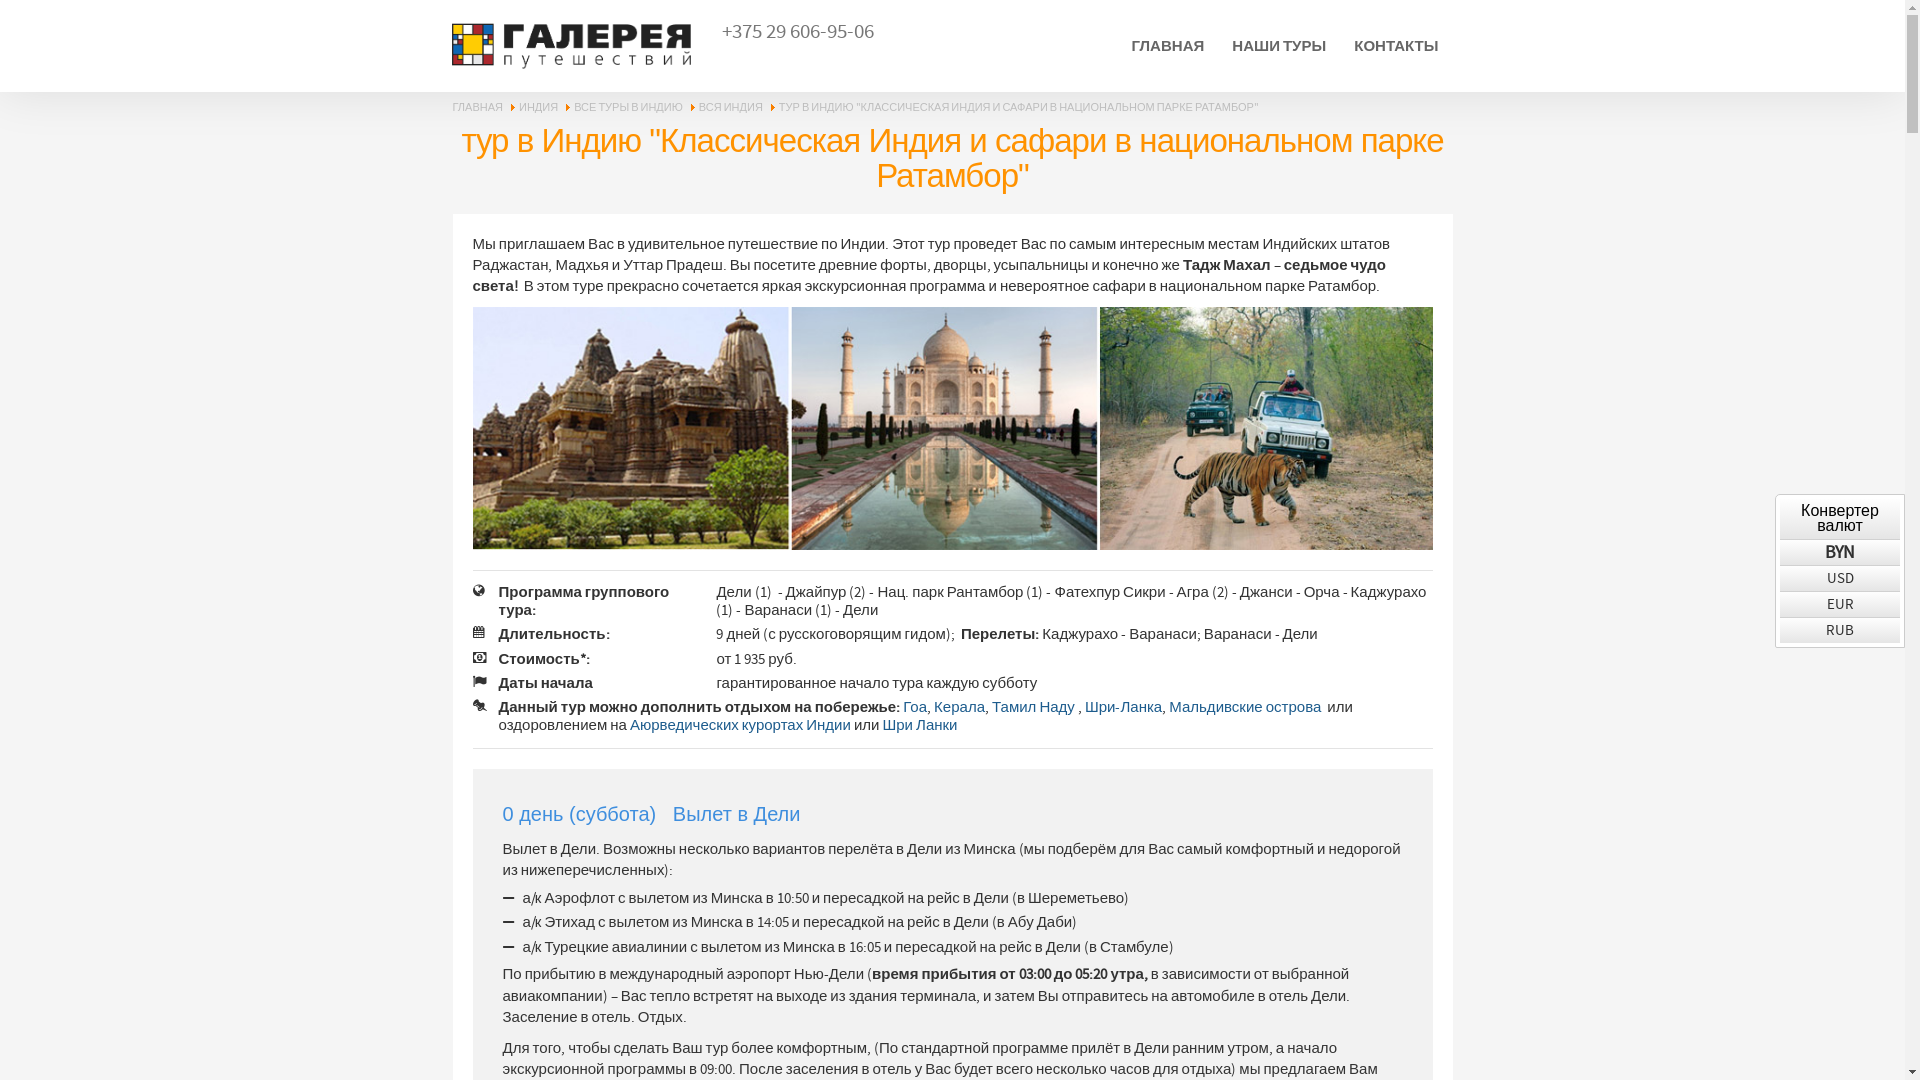 The image size is (1920, 1080). Describe the element at coordinates (1780, 552) in the screenshot. I see `'BYN'` at that location.